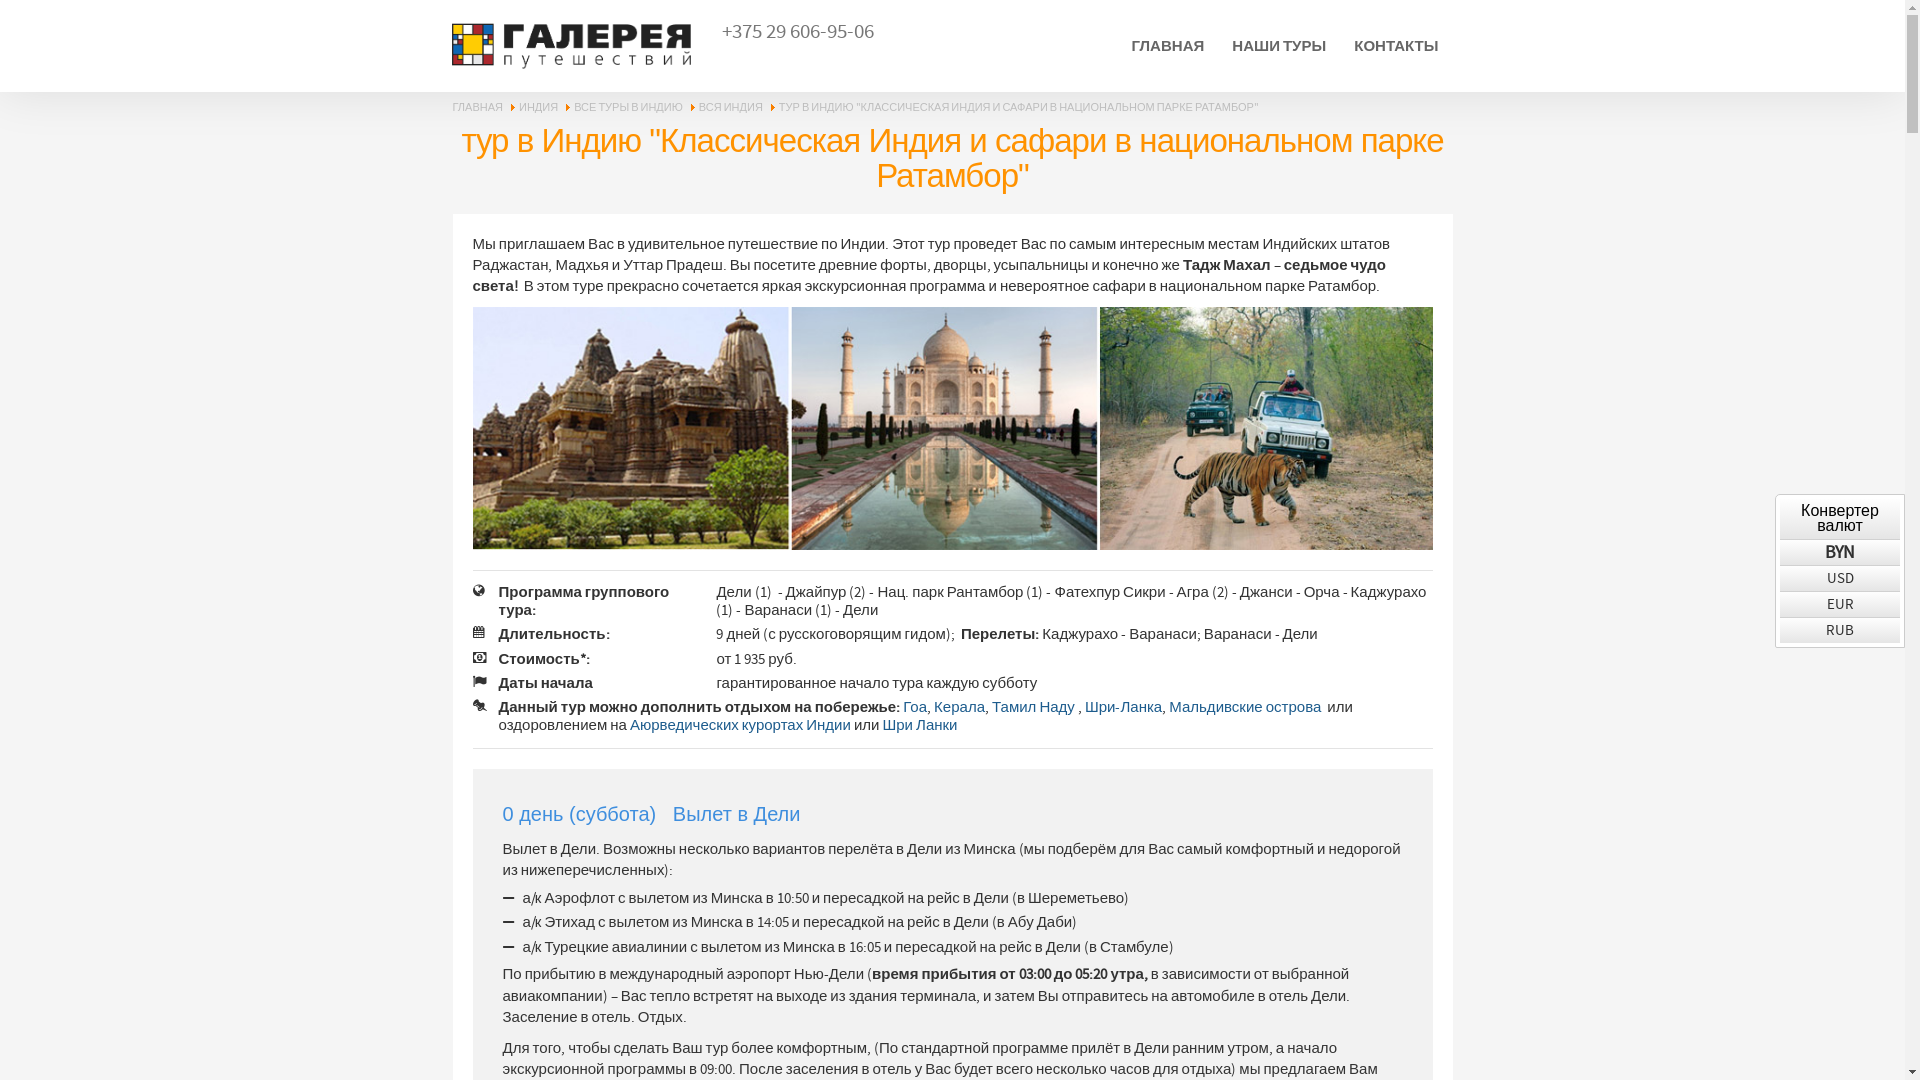 The image size is (1920, 1080). Describe the element at coordinates (1780, 552) in the screenshot. I see `'BYN'` at that location.